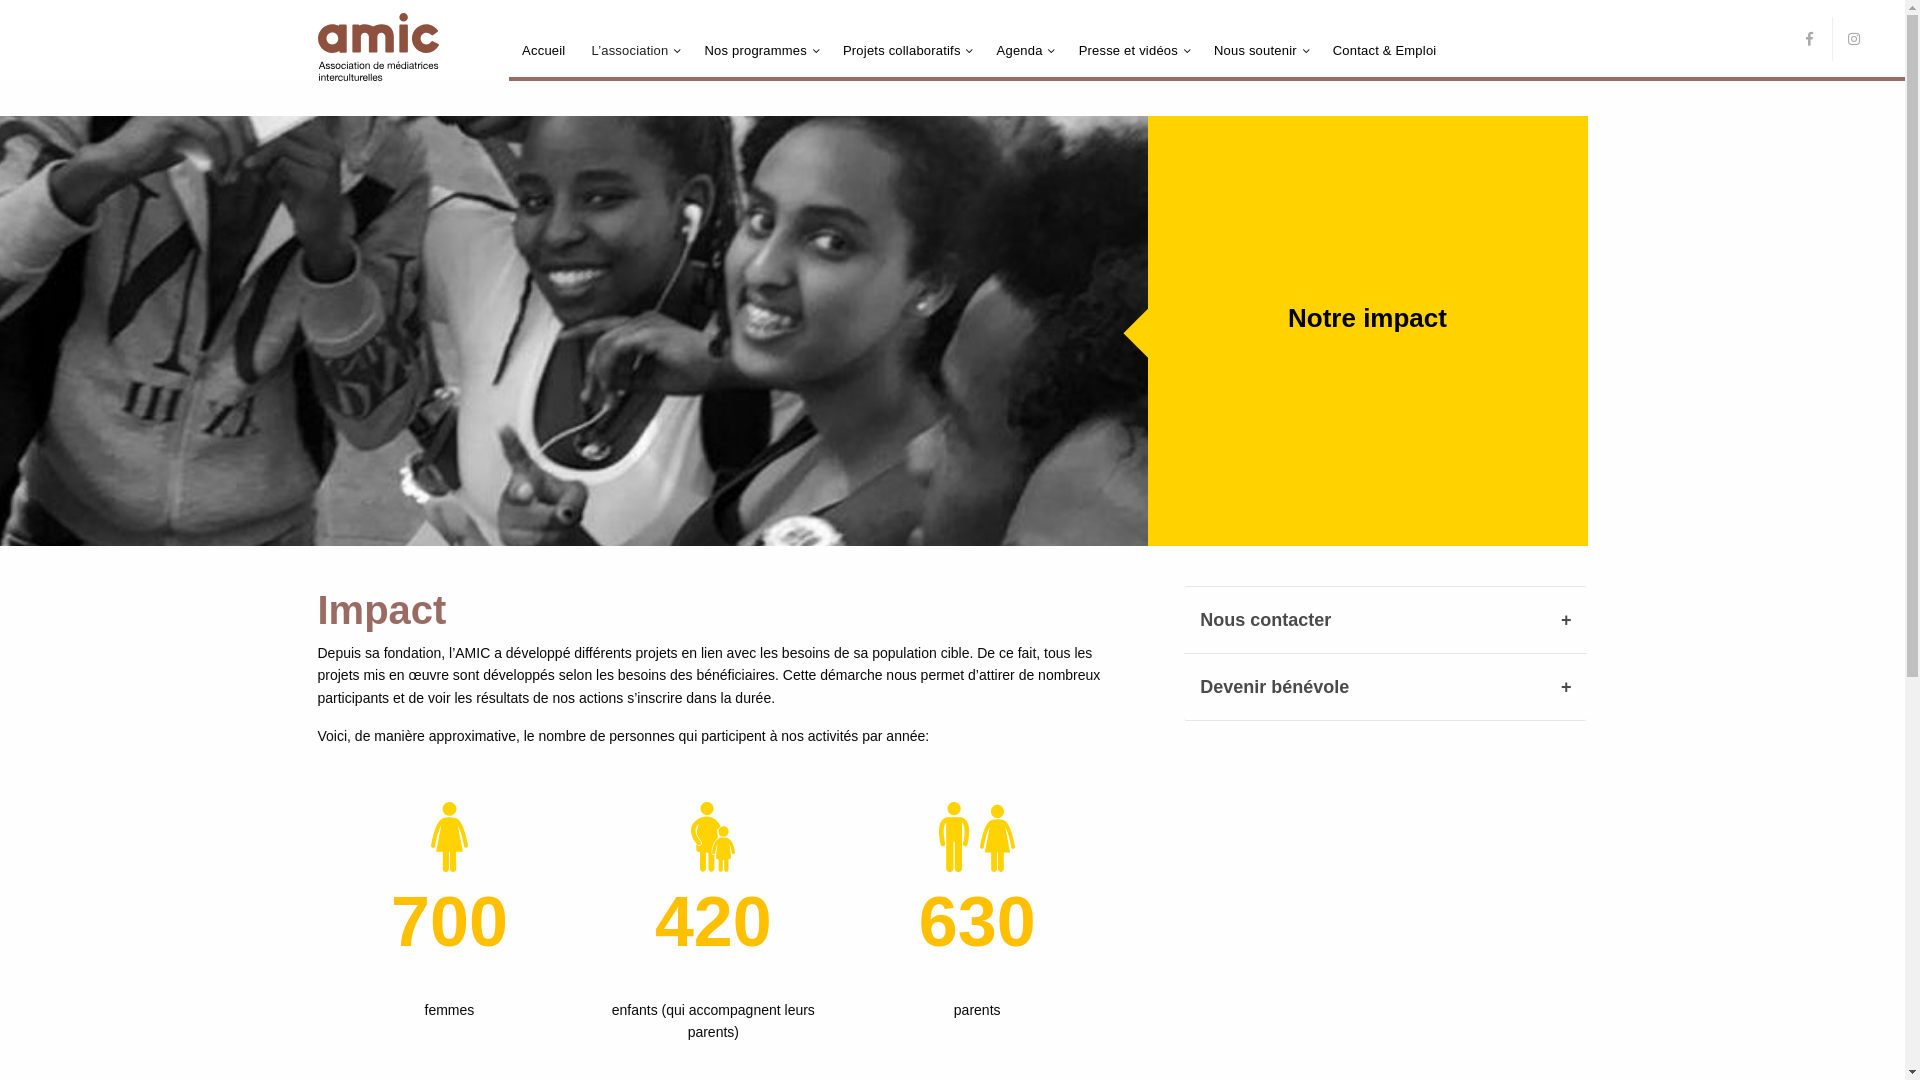 This screenshot has width=1920, height=1080. Describe the element at coordinates (1254, 49) in the screenshot. I see `'Nous soutenir'` at that location.